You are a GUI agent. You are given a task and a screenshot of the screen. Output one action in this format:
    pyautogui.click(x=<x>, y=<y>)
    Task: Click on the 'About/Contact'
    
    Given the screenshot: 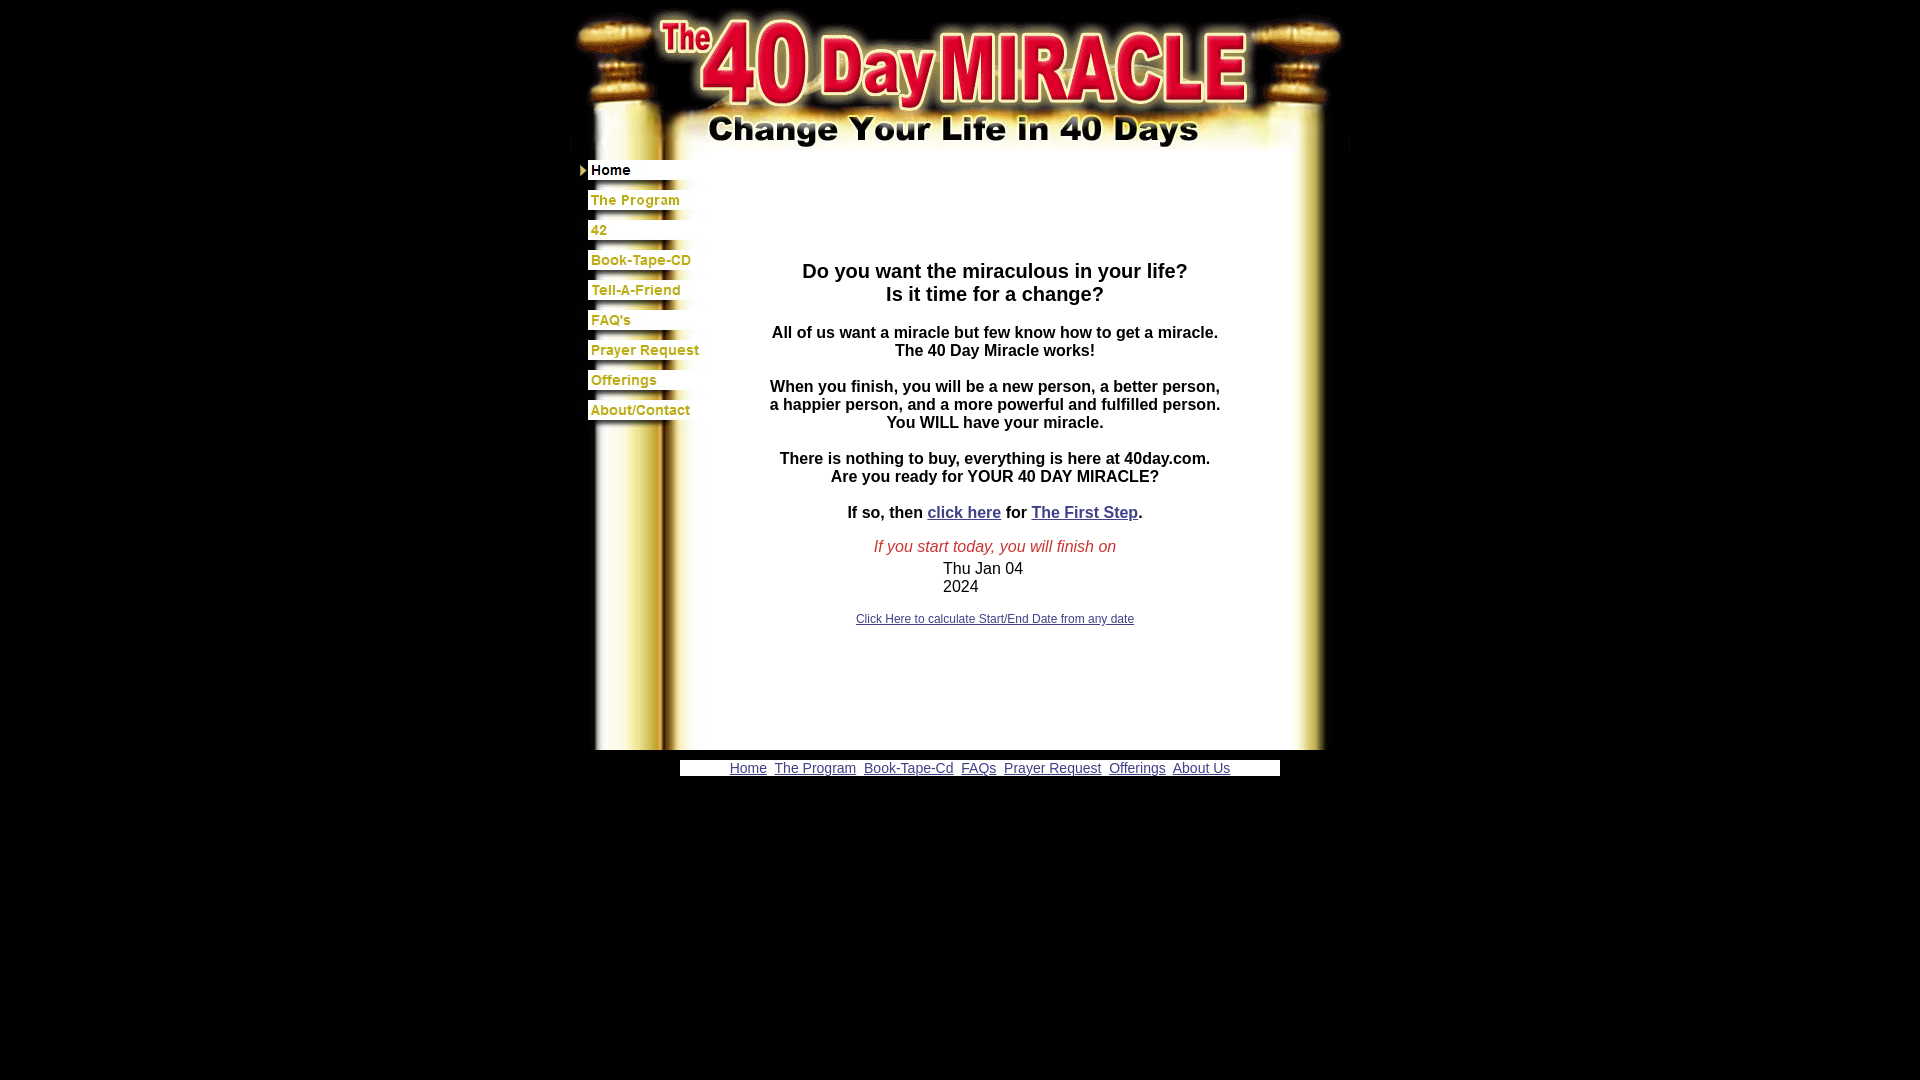 What is the action you would take?
    pyautogui.click(x=579, y=414)
    